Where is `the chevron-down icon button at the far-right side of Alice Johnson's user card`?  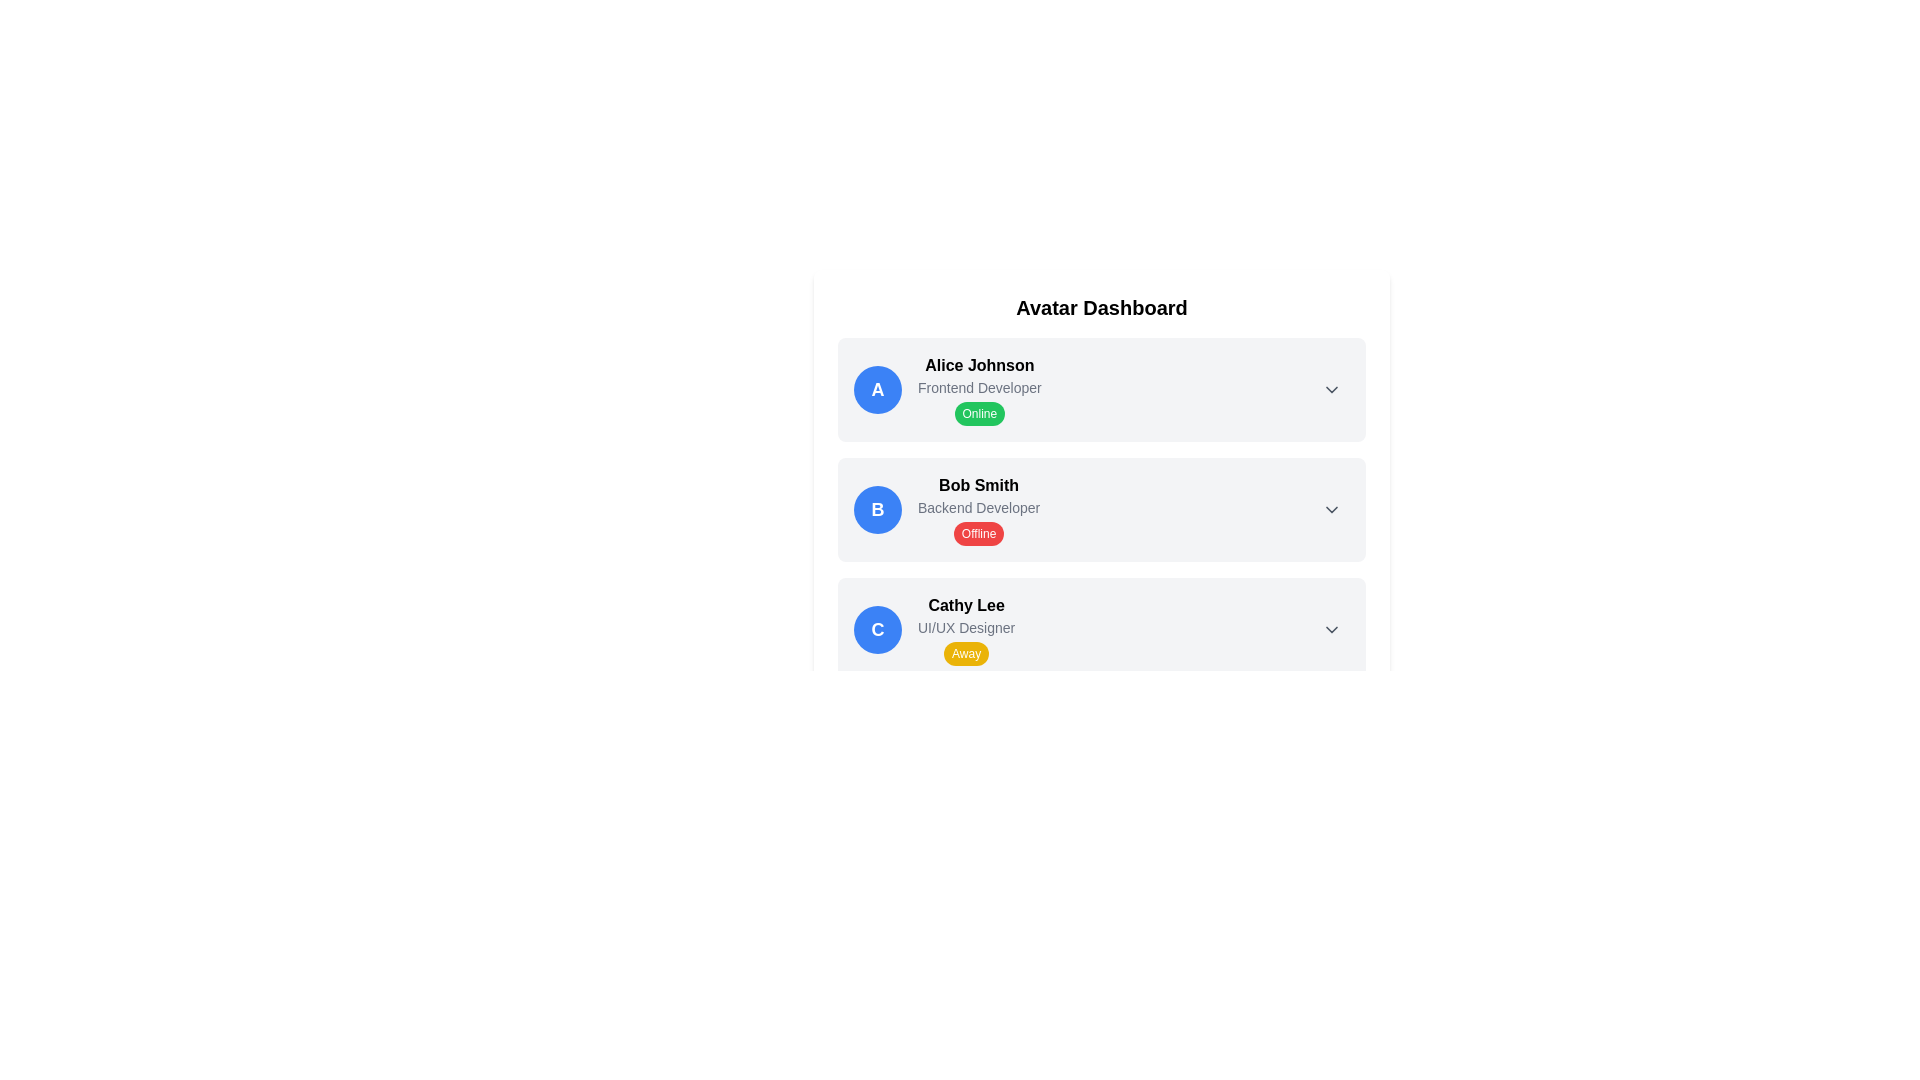 the chevron-down icon button at the far-right side of Alice Johnson's user card is located at coordinates (1331, 389).